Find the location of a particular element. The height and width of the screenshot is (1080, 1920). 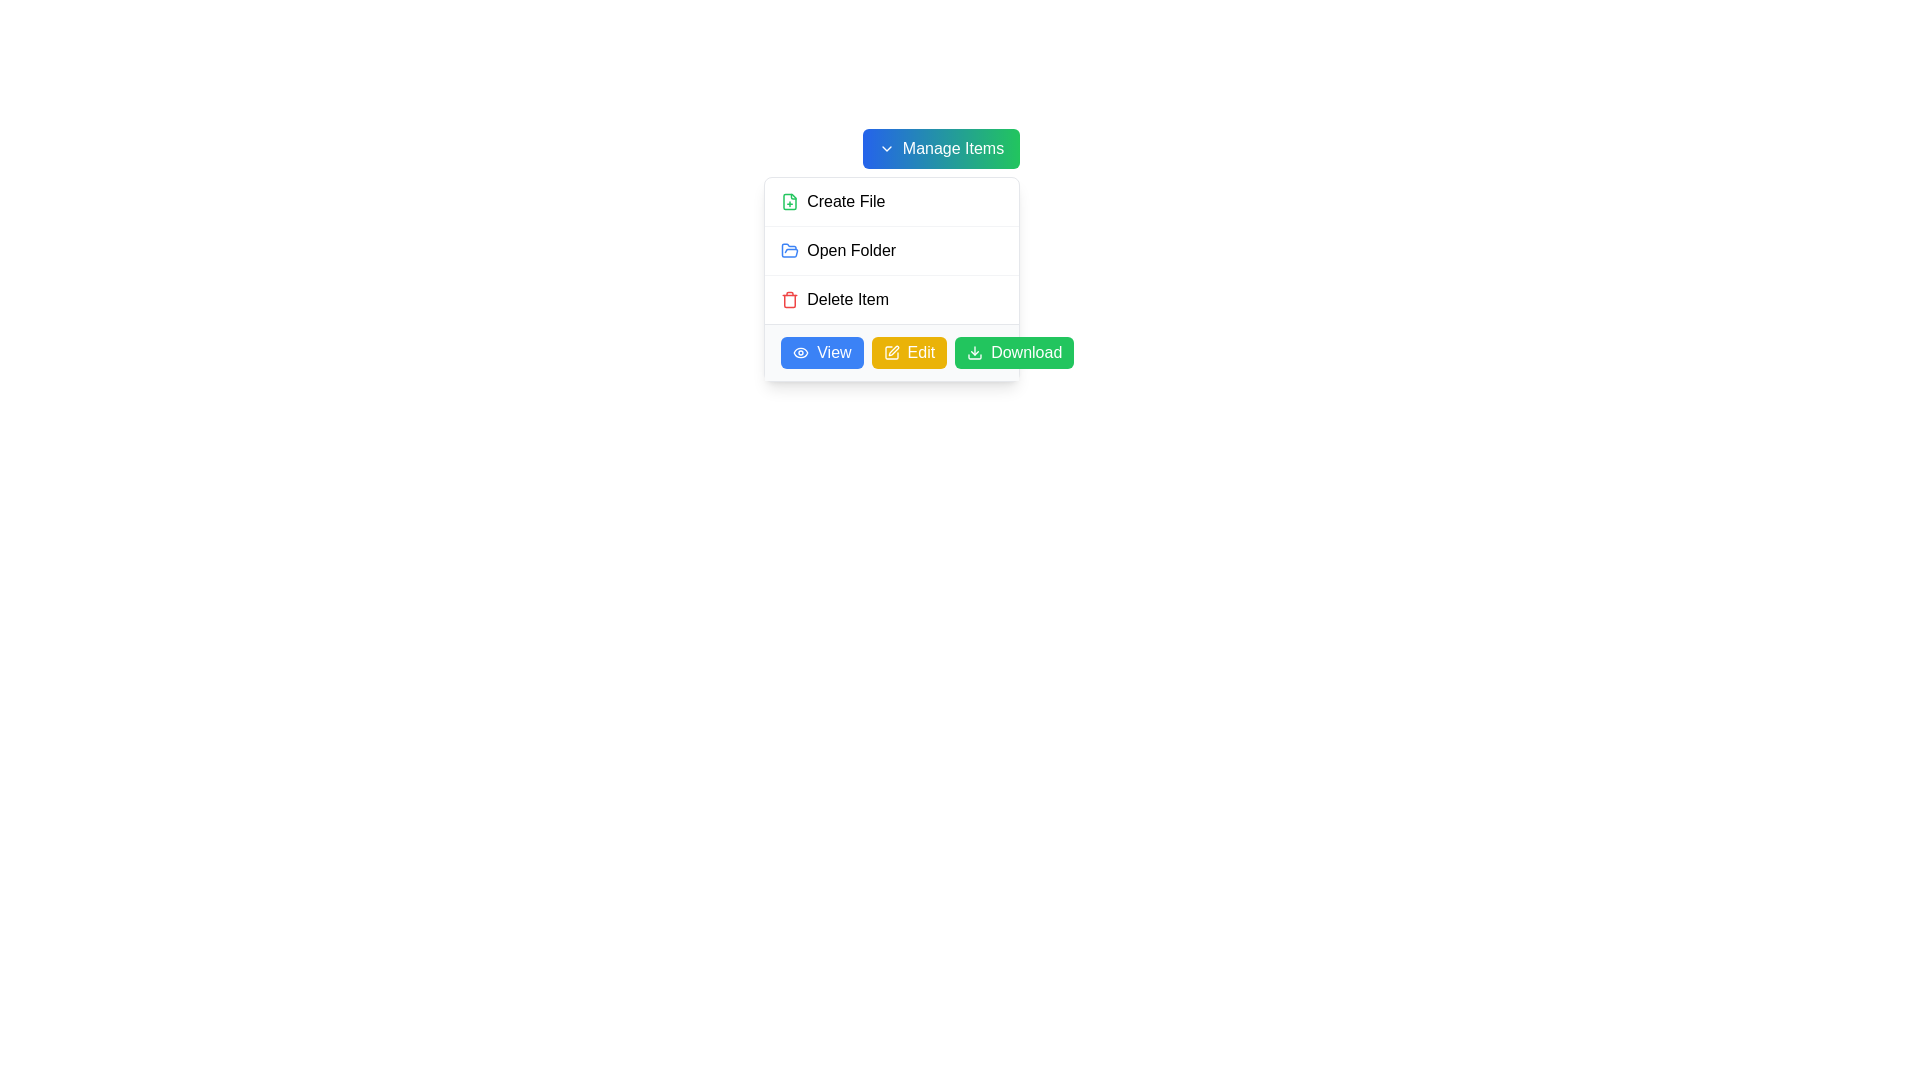

the graphical representation of the 'Edit' icon located within the middle button of a horizontal row of three buttons under a card-like element is located at coordinates (890, 352).